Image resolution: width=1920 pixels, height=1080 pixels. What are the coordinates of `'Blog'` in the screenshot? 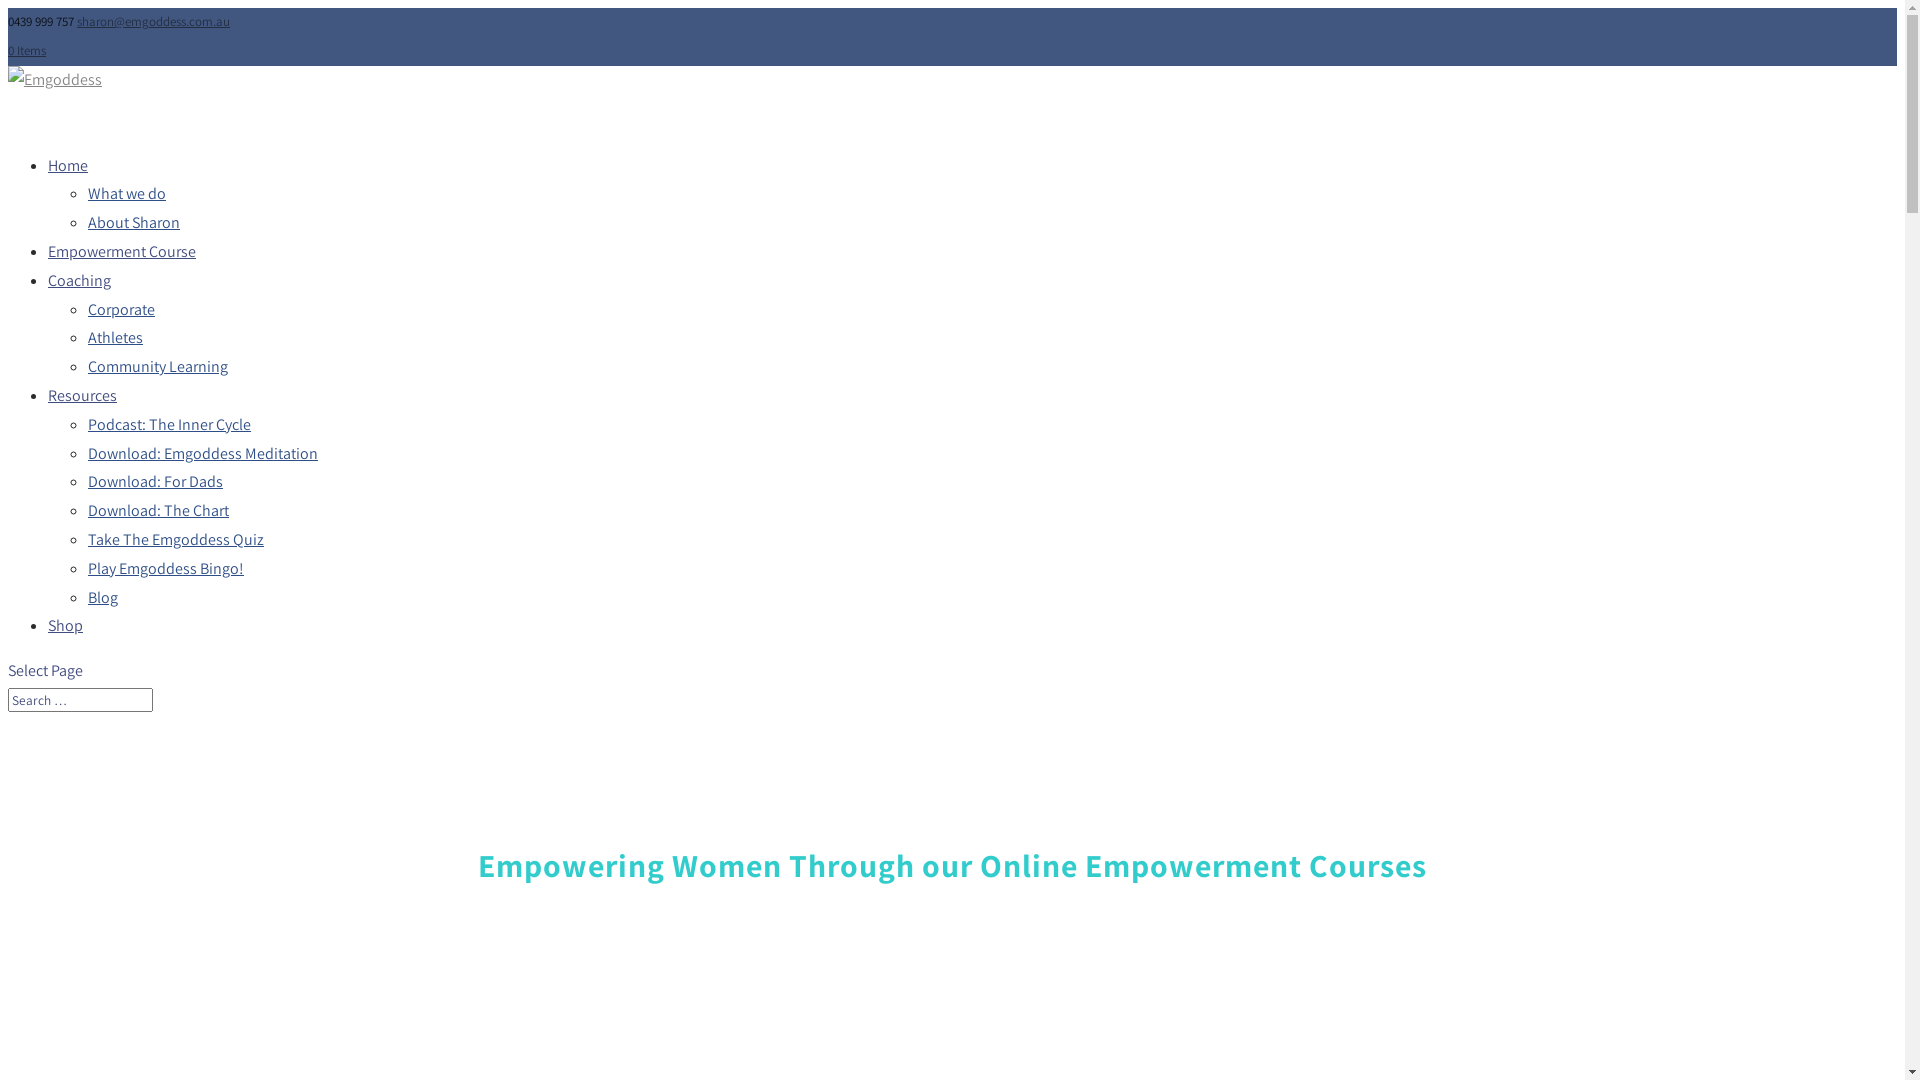 It's located at (101, 596).